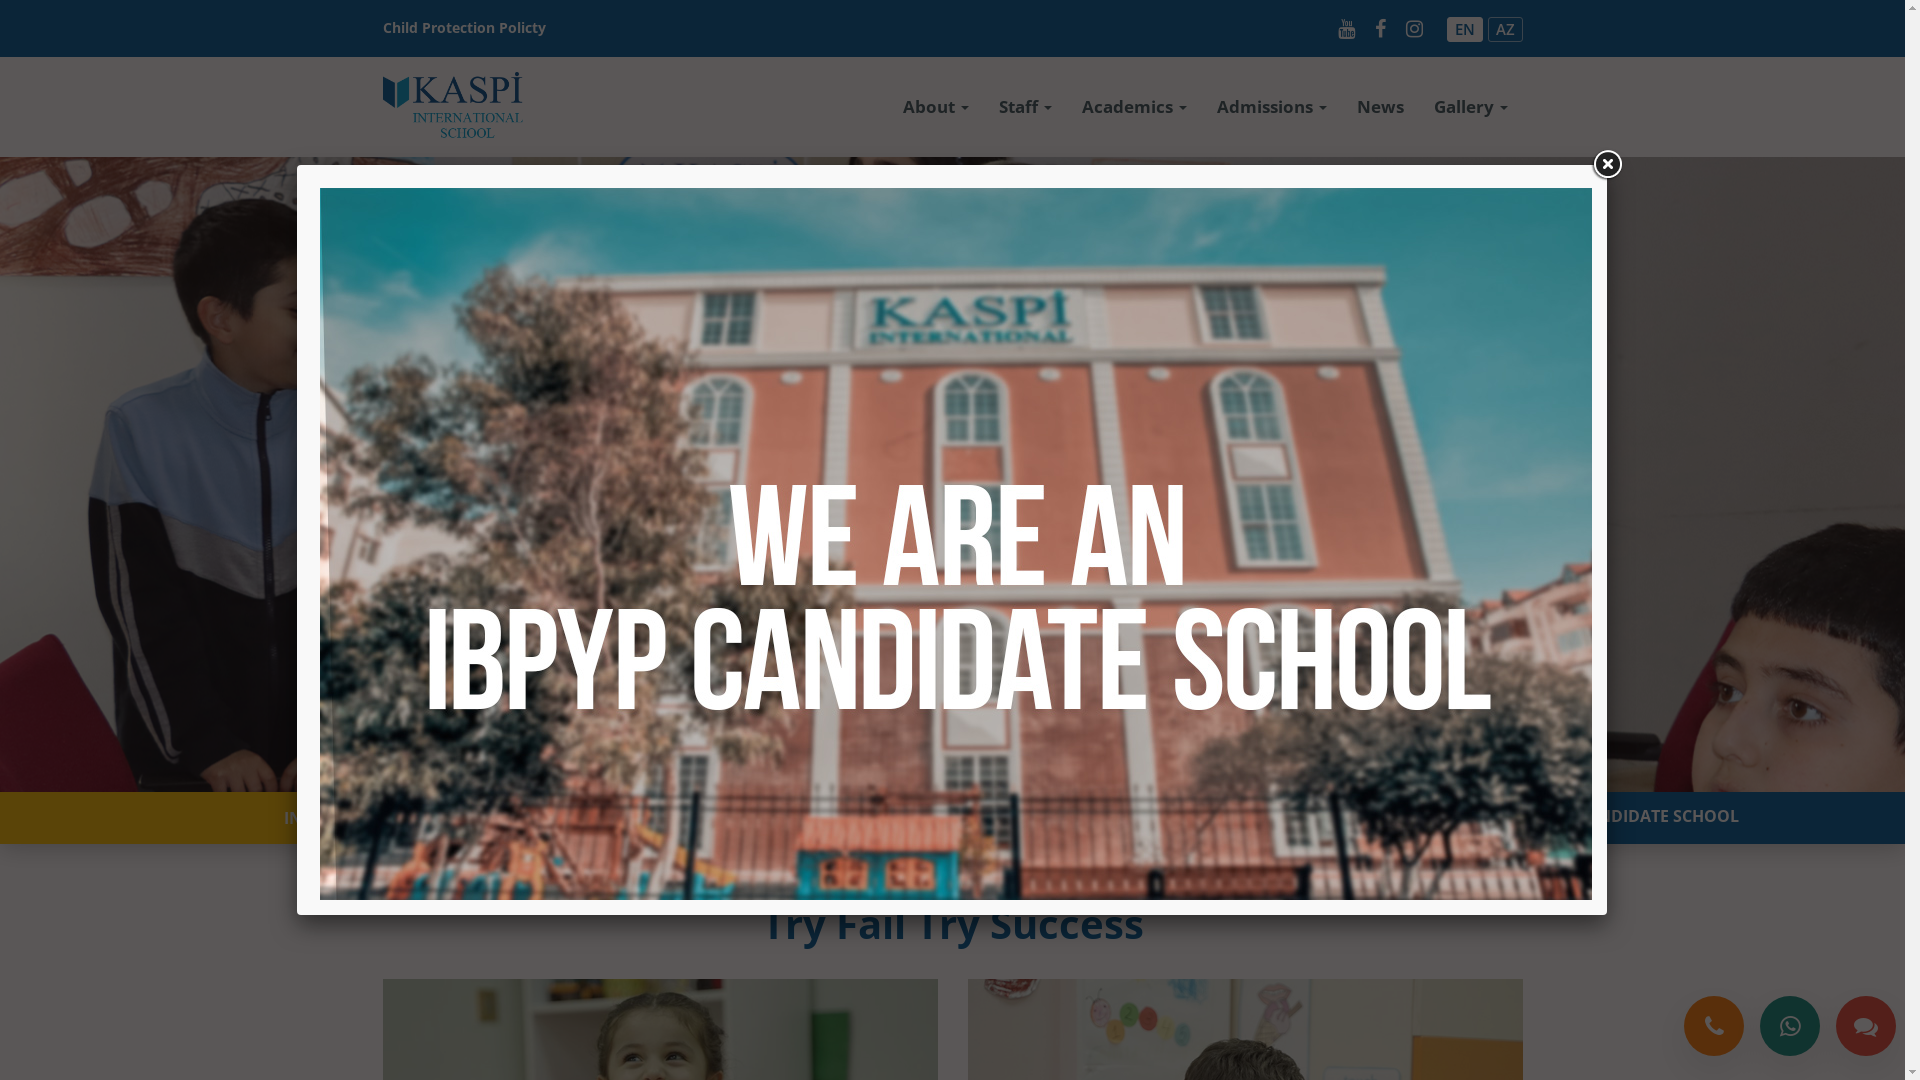  What do you see at coordinates (1269, 816) in the screenshot?
I see `'WE ARE AN IBPYP CANDIDATE SCHOOL'` at bounding box center [1269, 816].